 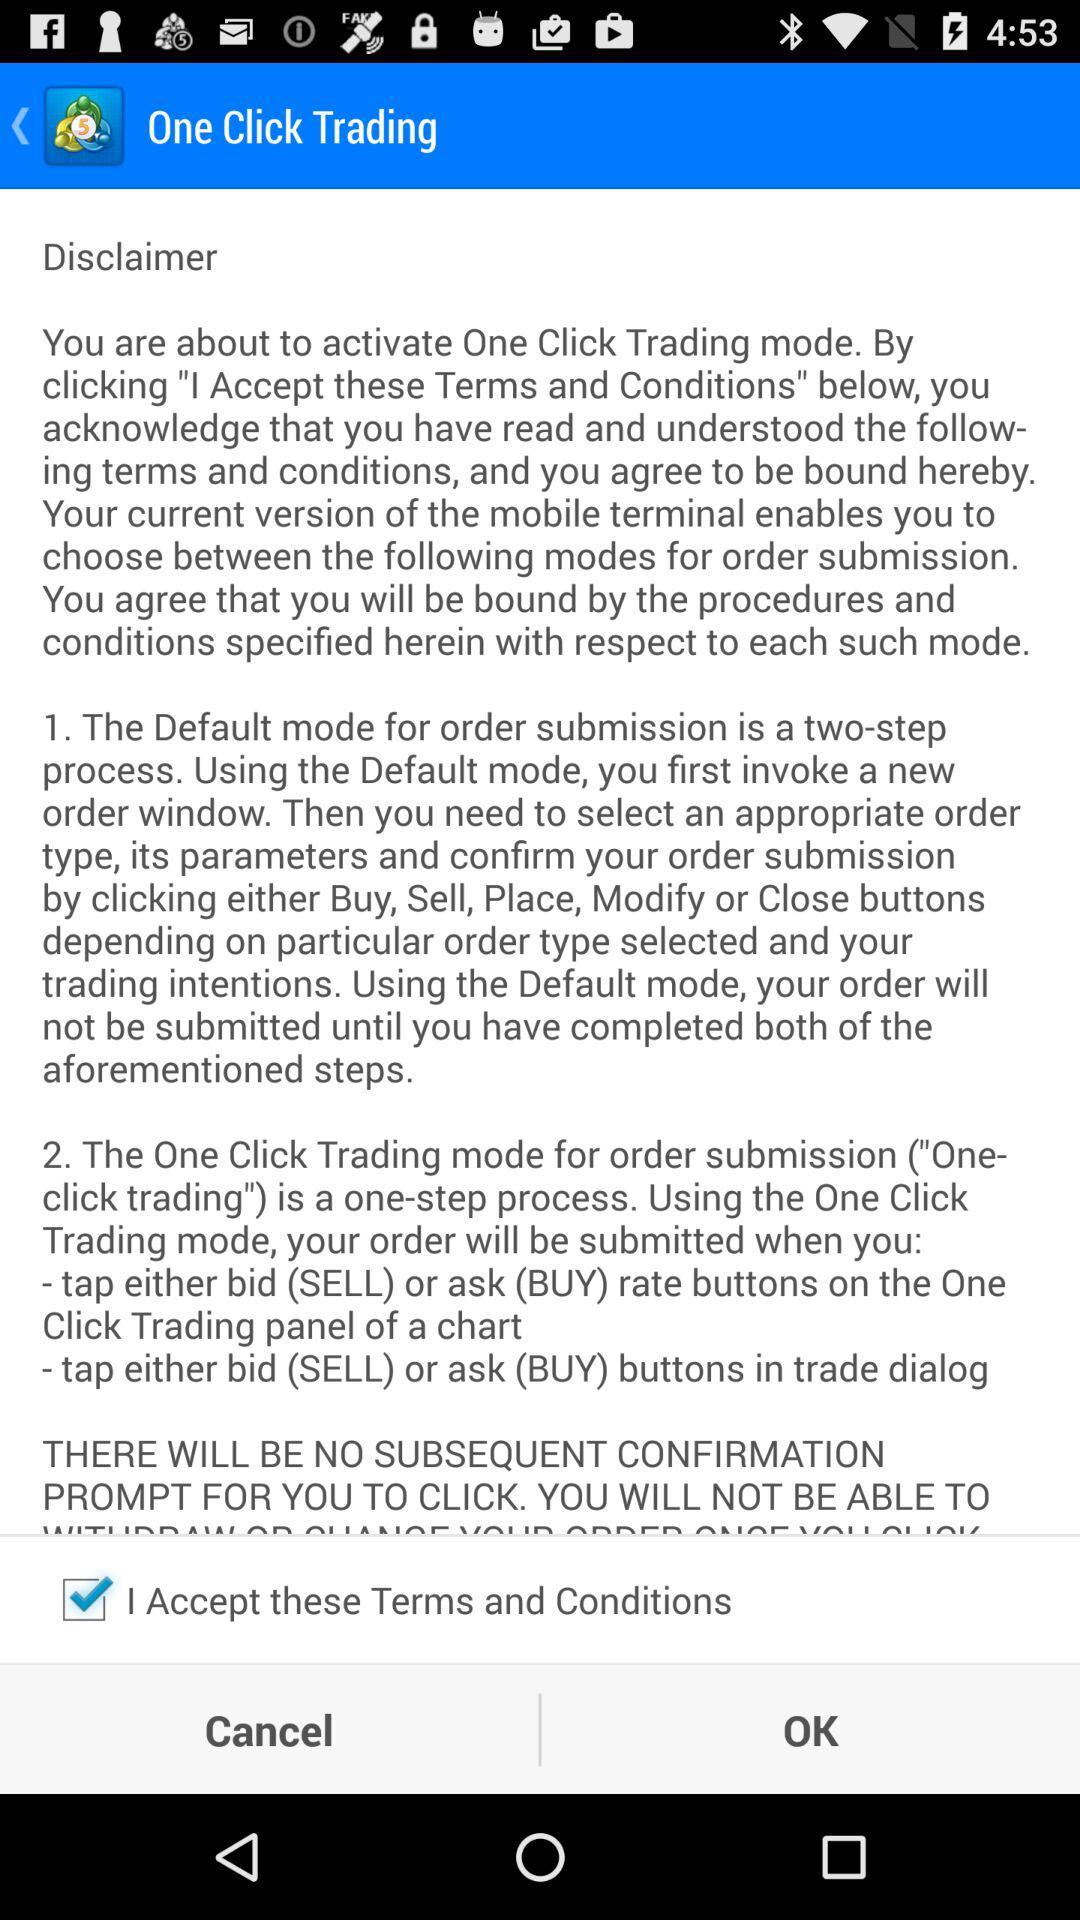 I want to click on checking box, so click(x=83, y=1598).